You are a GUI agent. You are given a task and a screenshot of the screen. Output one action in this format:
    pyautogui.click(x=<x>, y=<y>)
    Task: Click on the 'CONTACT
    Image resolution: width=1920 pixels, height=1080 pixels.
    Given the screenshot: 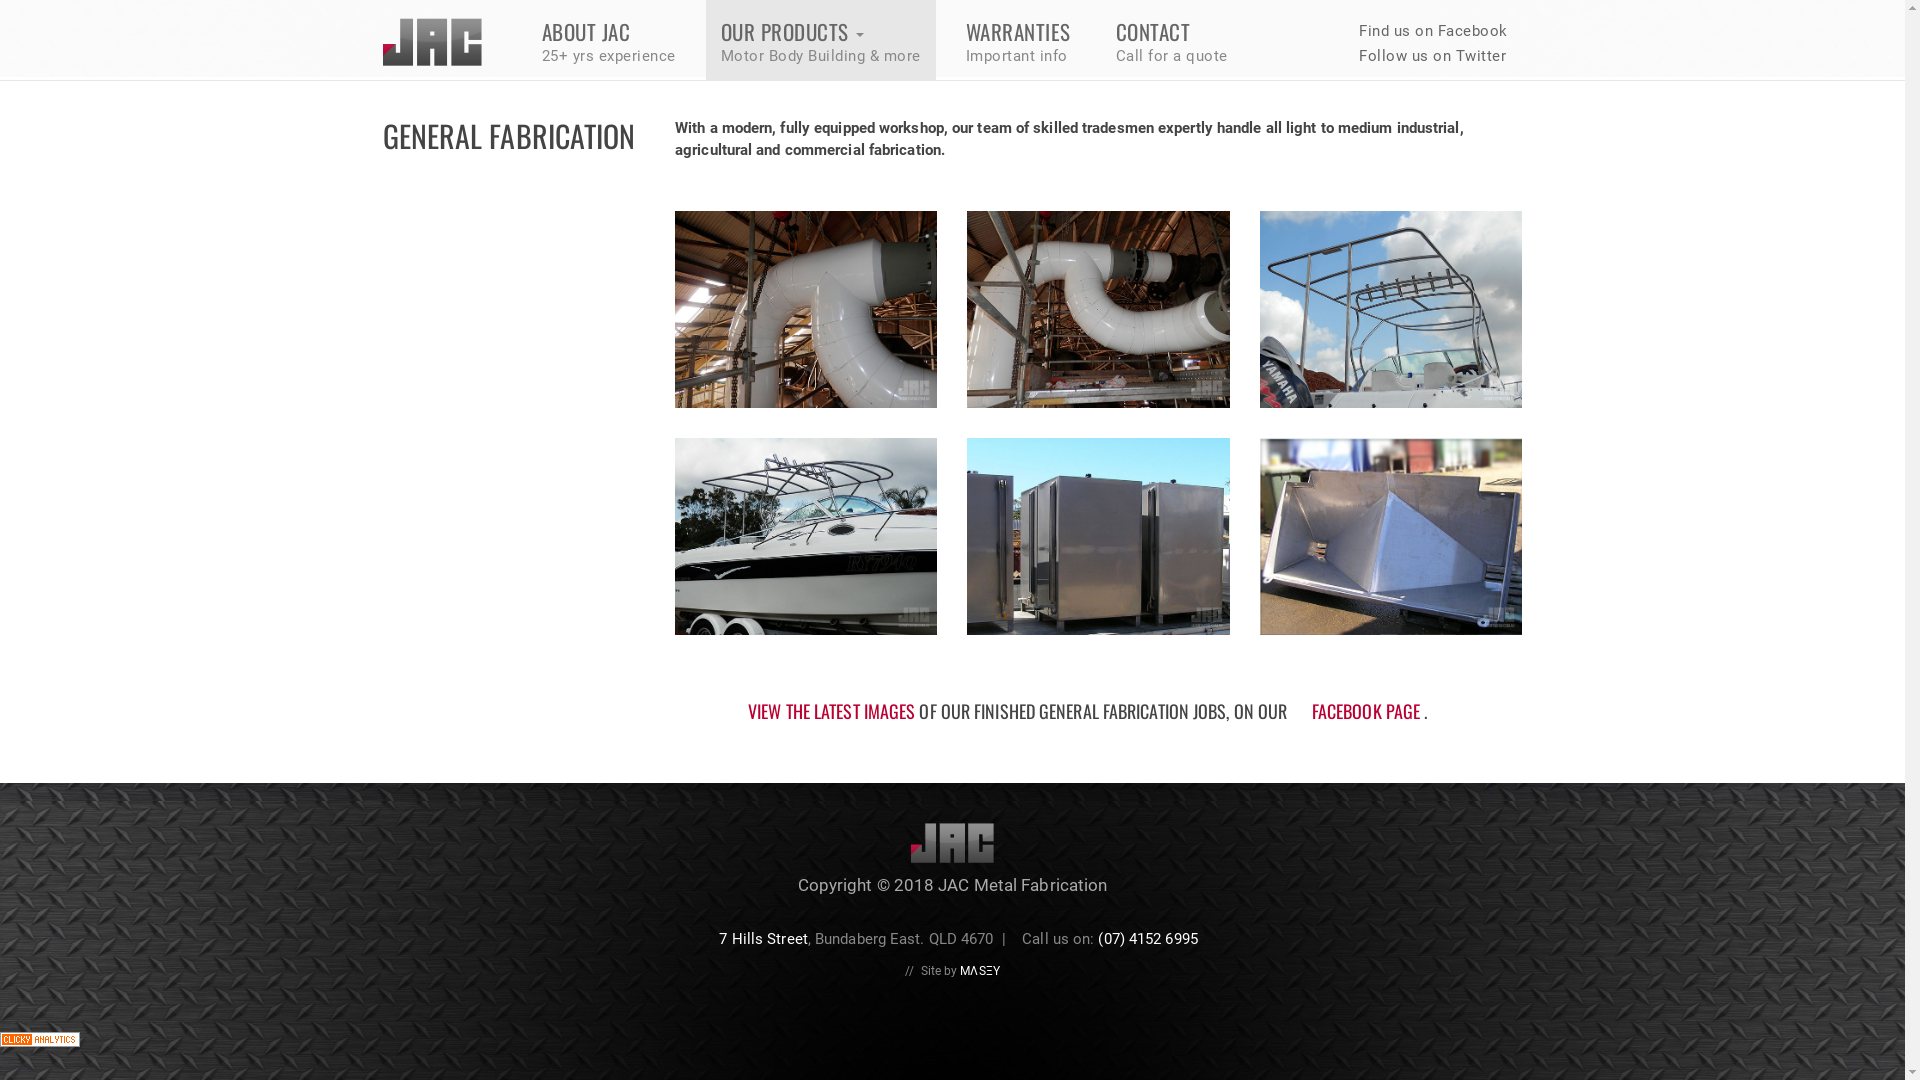 What is the action you would take?
    pyautogui.click(x=1171, y=39)
    